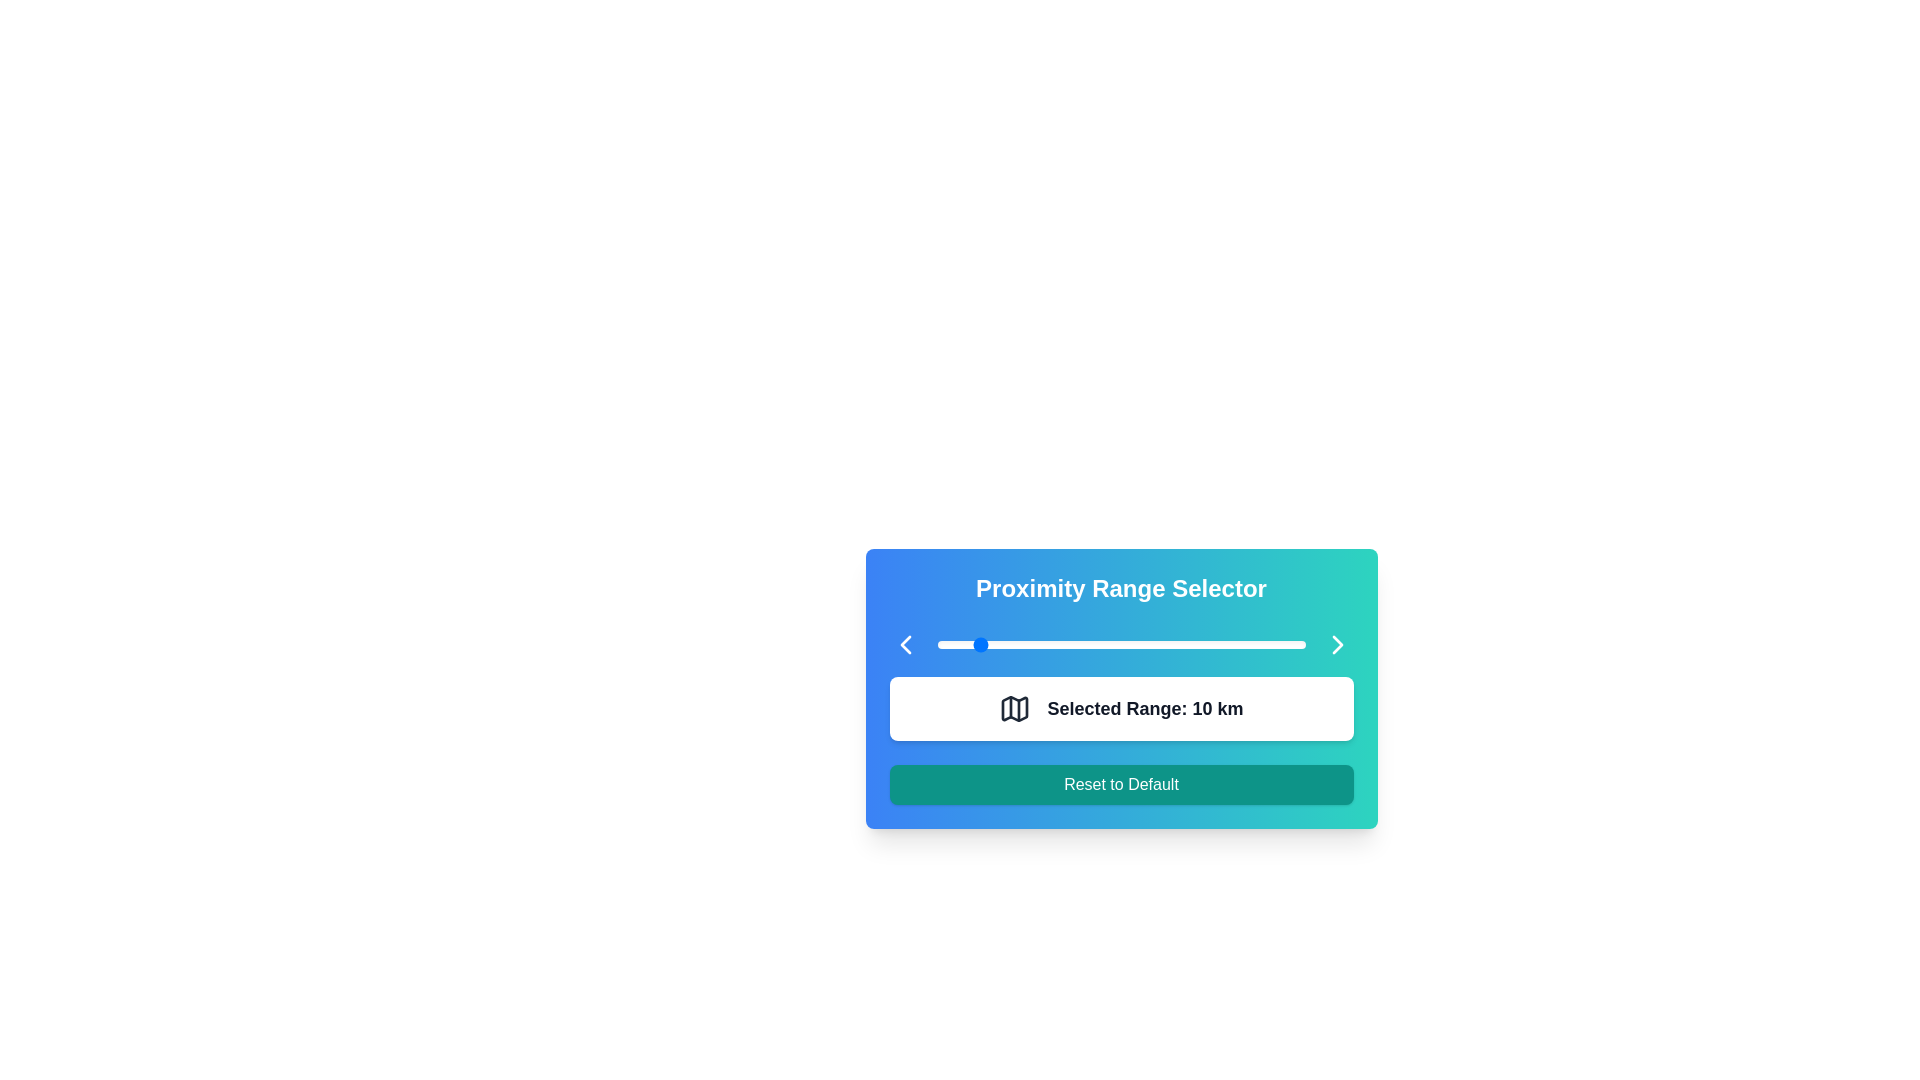 The height and width of the screenshot is (1080, 1920). Describe the element at coordinates (1121, 708) in the screenshot. I see `the informational label displaying 'Selected Range: 10 km' which is styled with a map icon on the left and positioned below the proximity range slider` at that location.